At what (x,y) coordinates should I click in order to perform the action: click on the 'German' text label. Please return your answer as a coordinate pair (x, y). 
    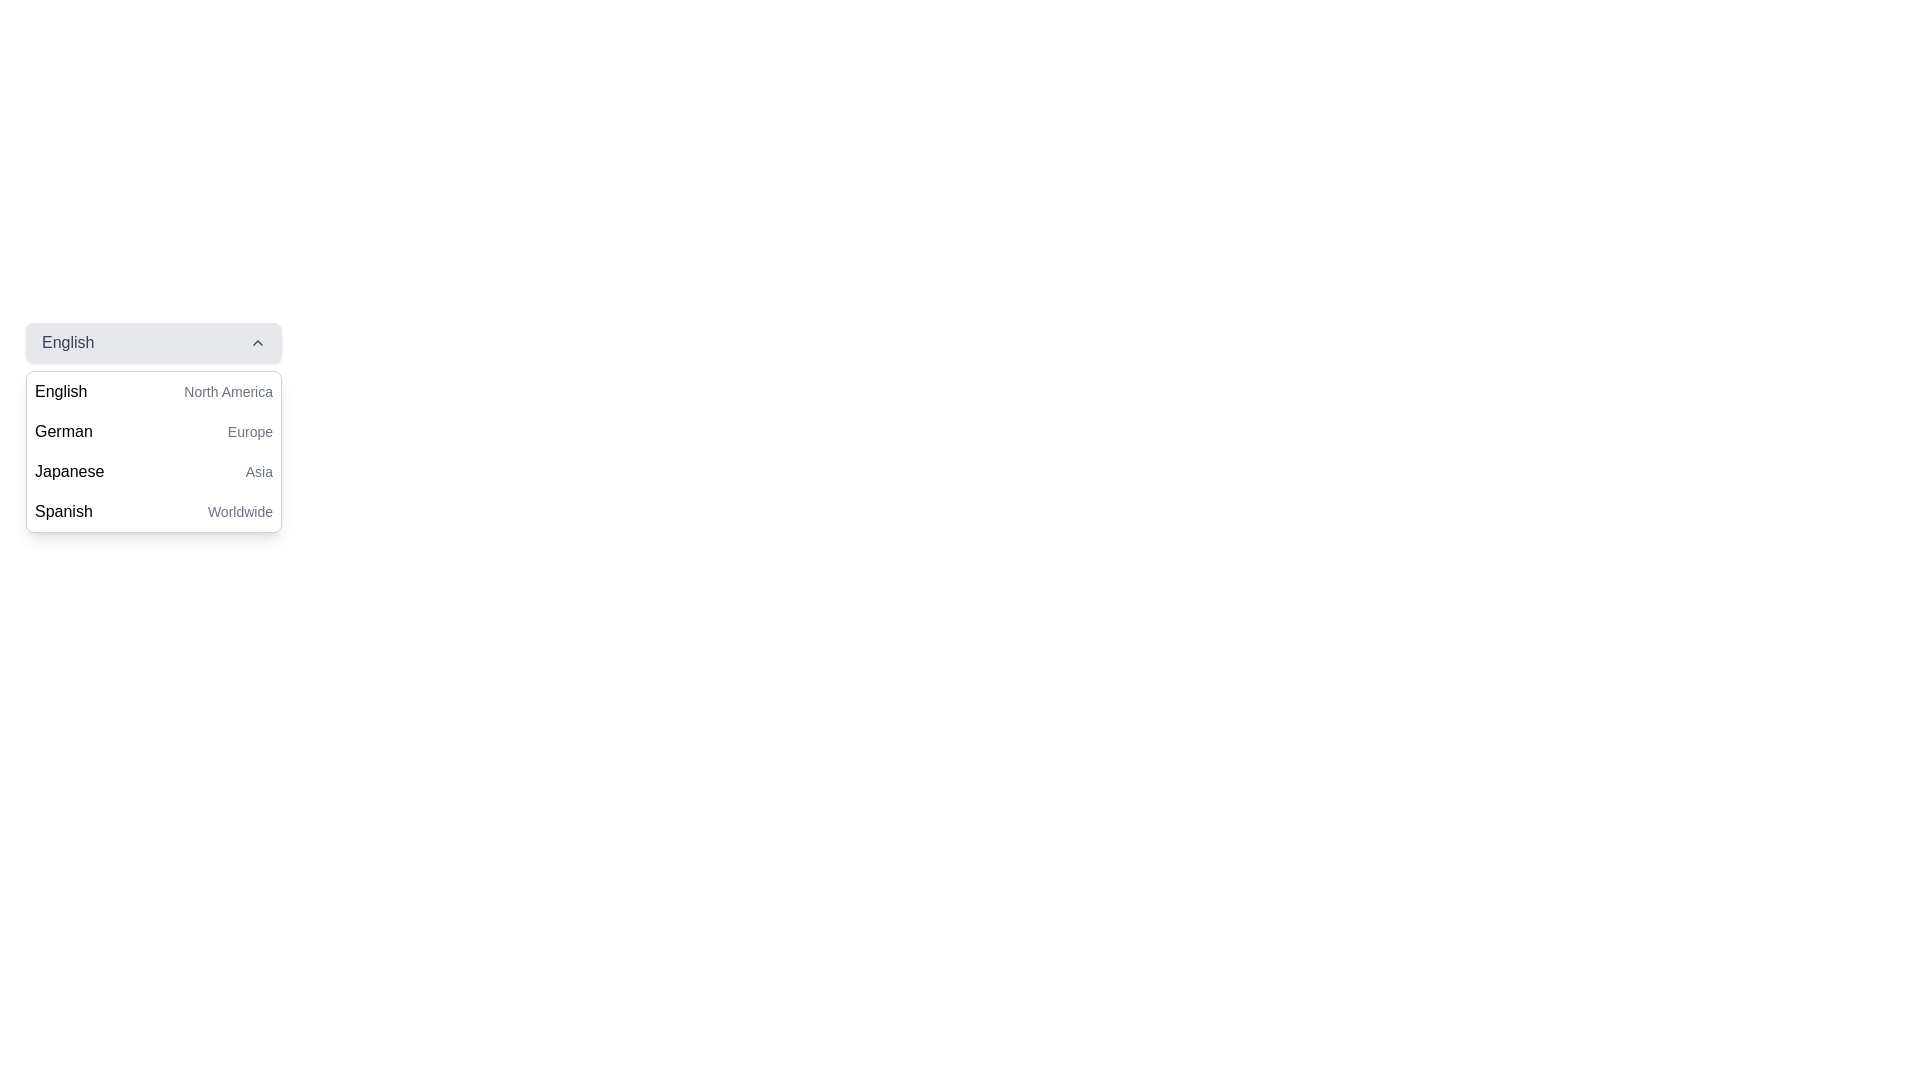
    Looking at the image, I should click on (63, 431).